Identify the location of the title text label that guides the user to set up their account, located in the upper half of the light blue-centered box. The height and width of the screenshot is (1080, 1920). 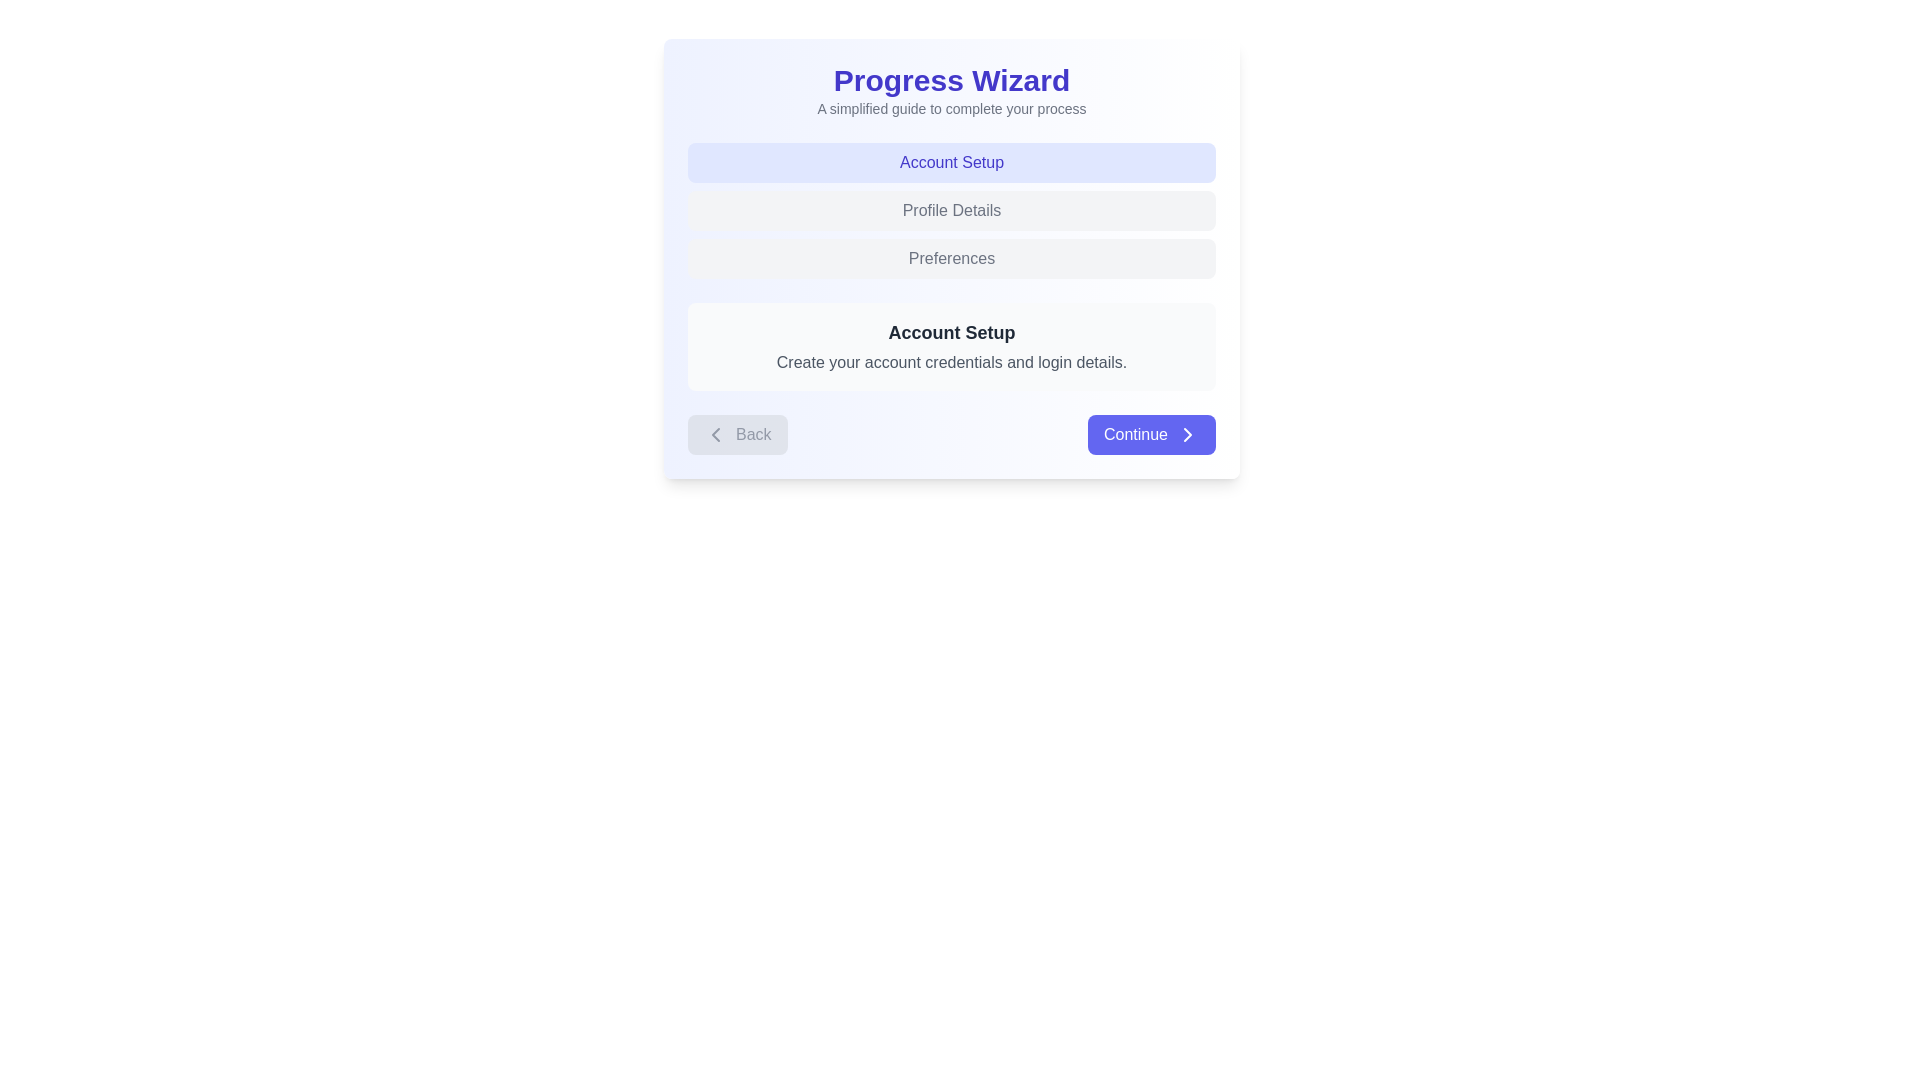
(950, 331).